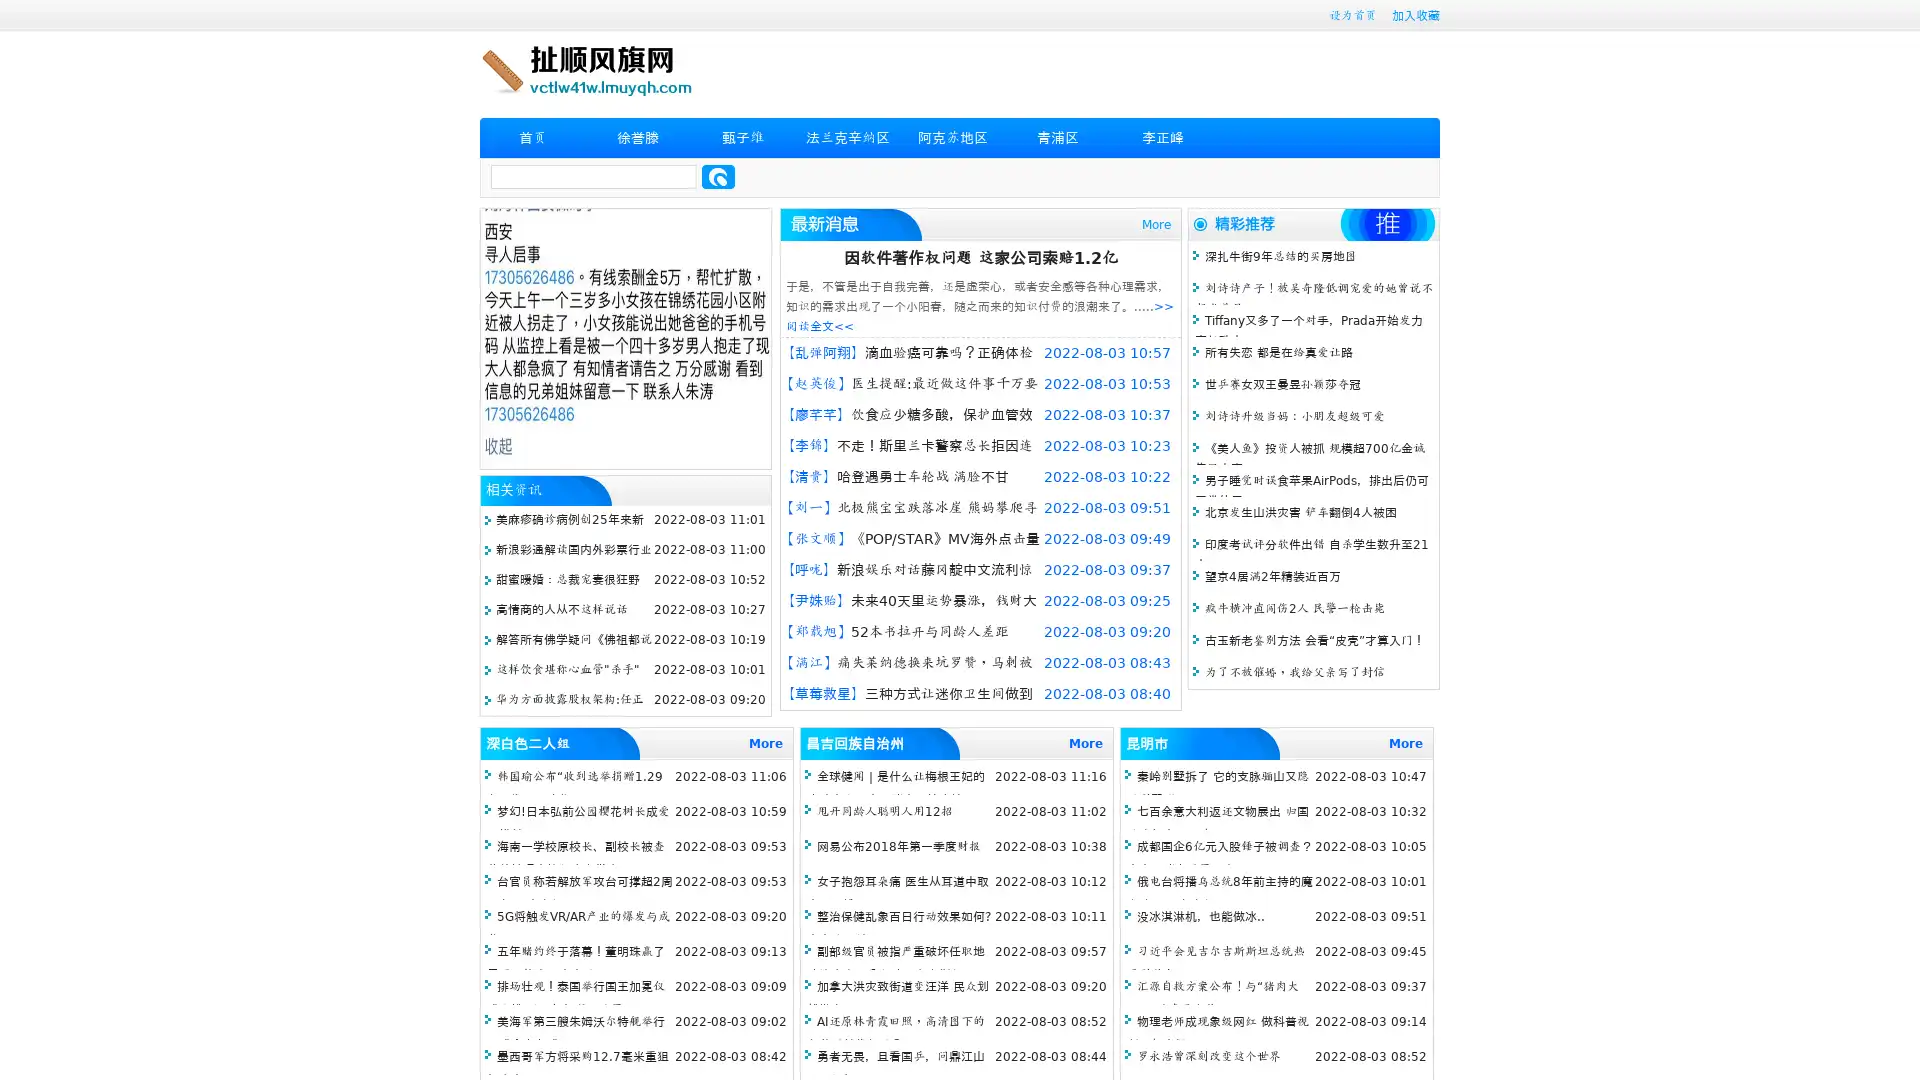 This screenshot has width=1920, height=1080. Describe the element at coordinates (718, 176) in the screenshot. I see `Search` at that location.